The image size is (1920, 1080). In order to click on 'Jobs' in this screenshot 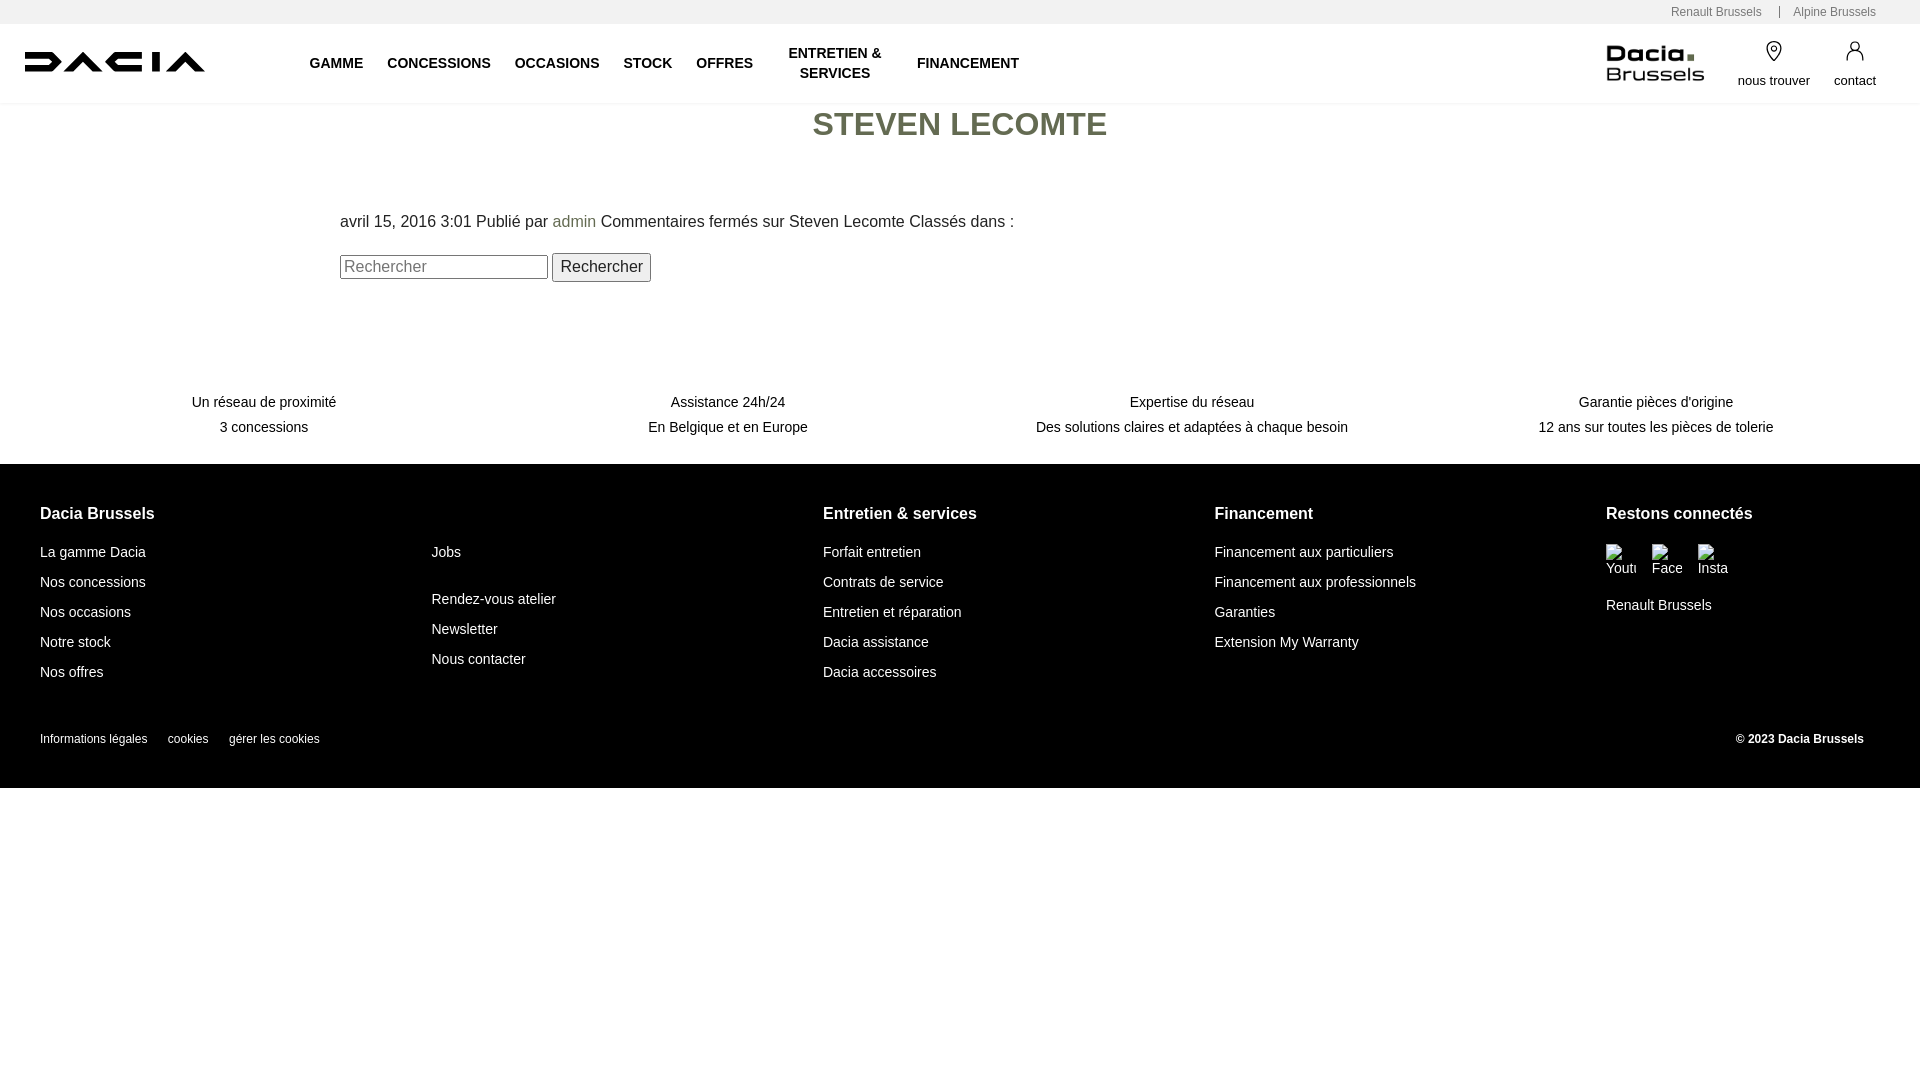, I will do `click(445, 551)`.